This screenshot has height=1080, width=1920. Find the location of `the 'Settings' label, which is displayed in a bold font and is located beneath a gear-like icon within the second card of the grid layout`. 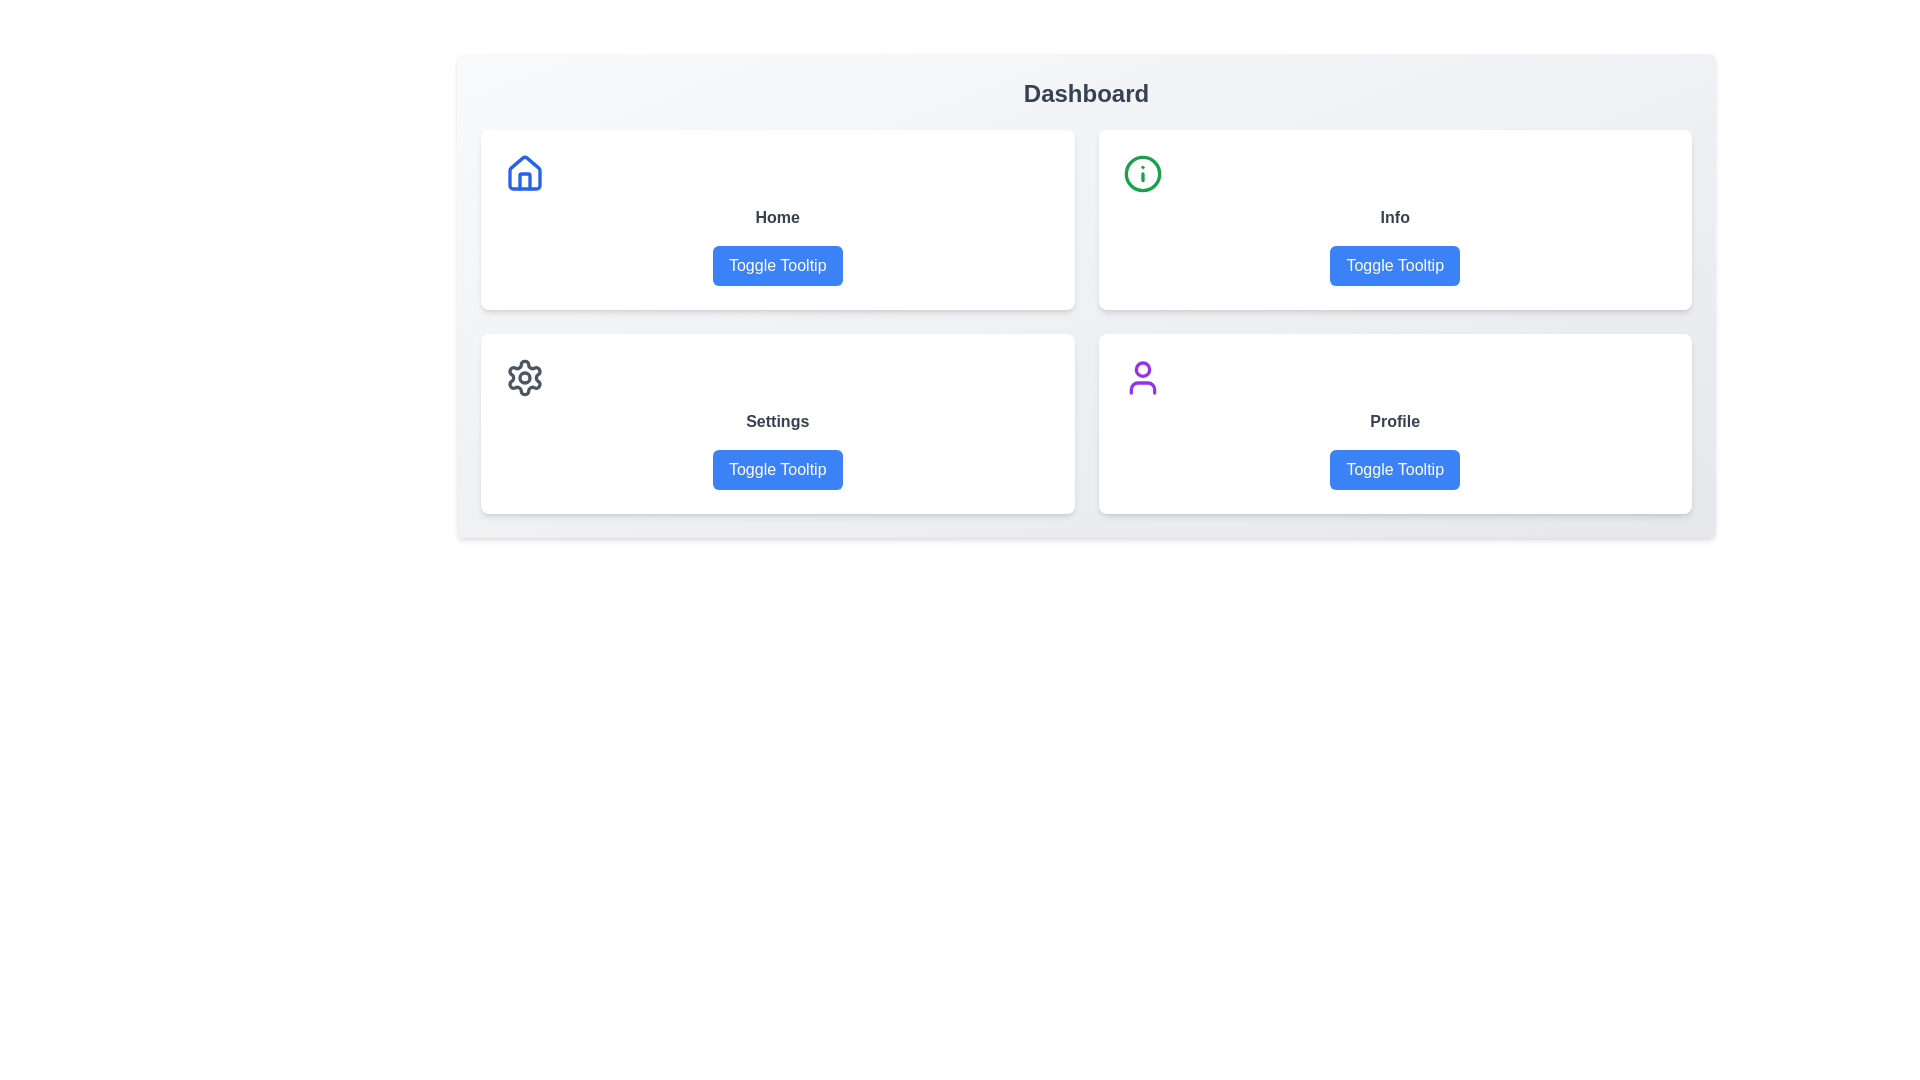

the 'Settings' label, which is displayed in a bold font and is located beneath a gear-like icon within the second card of the grid layout is located at coordinates (776, 420).